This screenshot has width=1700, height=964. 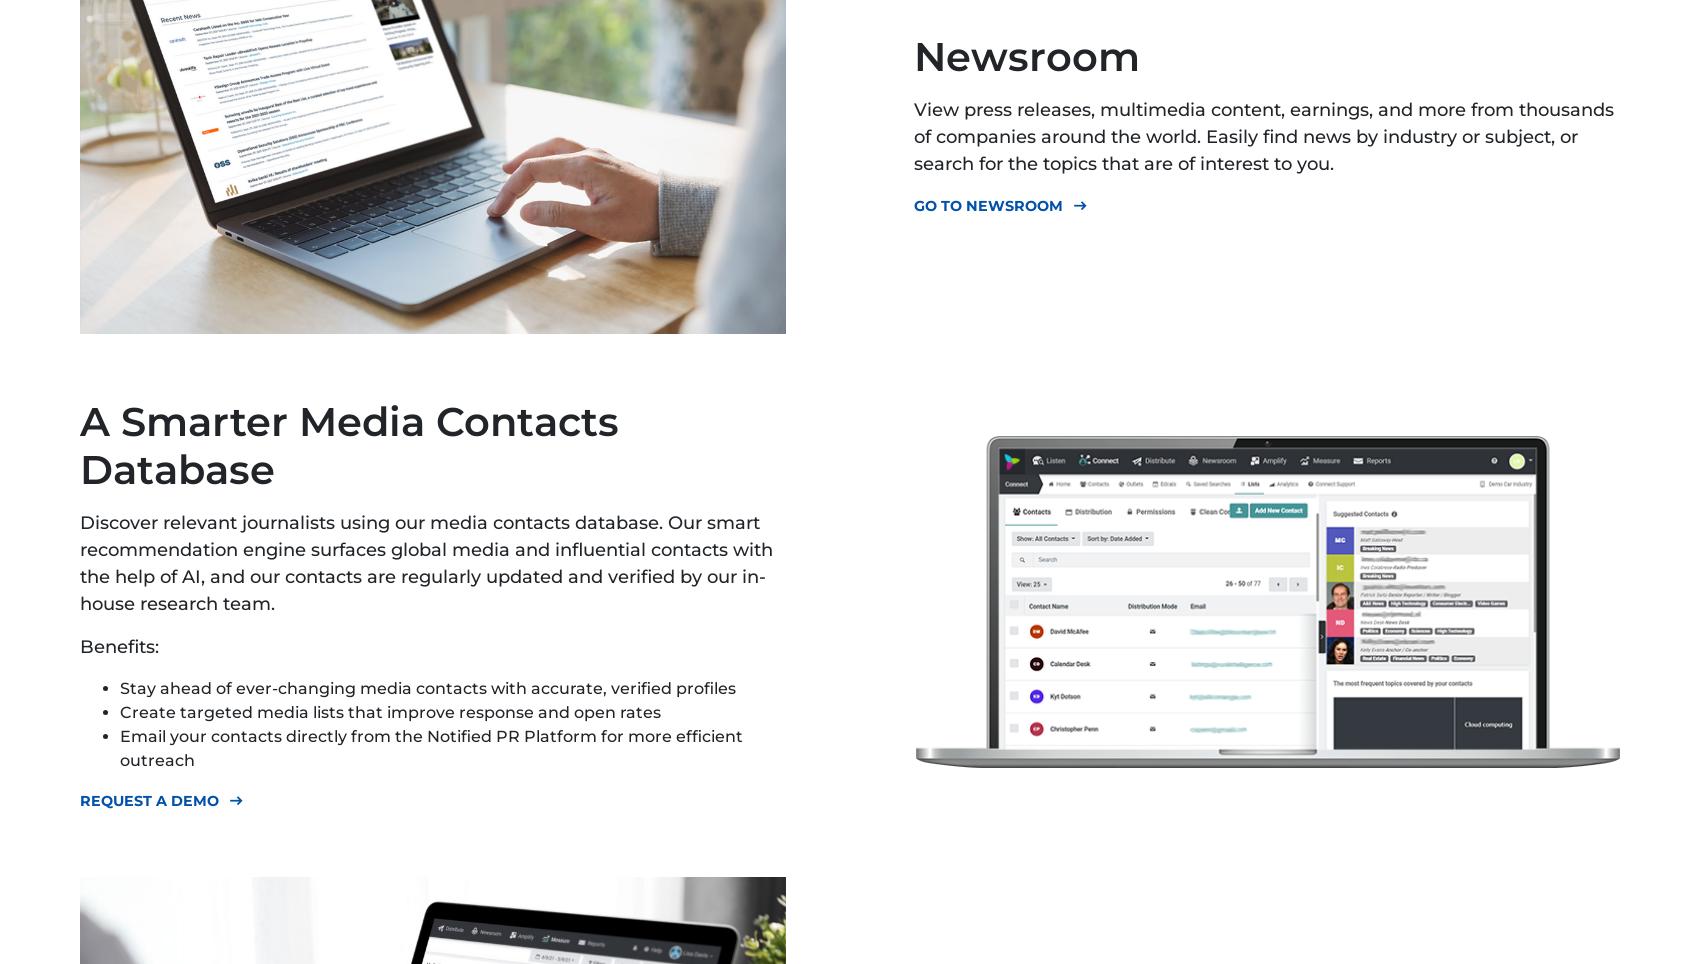 What do you see at coordinates (426, 562) in the screenshot?
I see `'Discover relevant journalists using our media contacts database. Our smart recommendation engine surfaces global media and influential contacts with the help of AI, and our contacts are regularly updated and verified by our in-house research team.'` at bounding box center [426, 562].